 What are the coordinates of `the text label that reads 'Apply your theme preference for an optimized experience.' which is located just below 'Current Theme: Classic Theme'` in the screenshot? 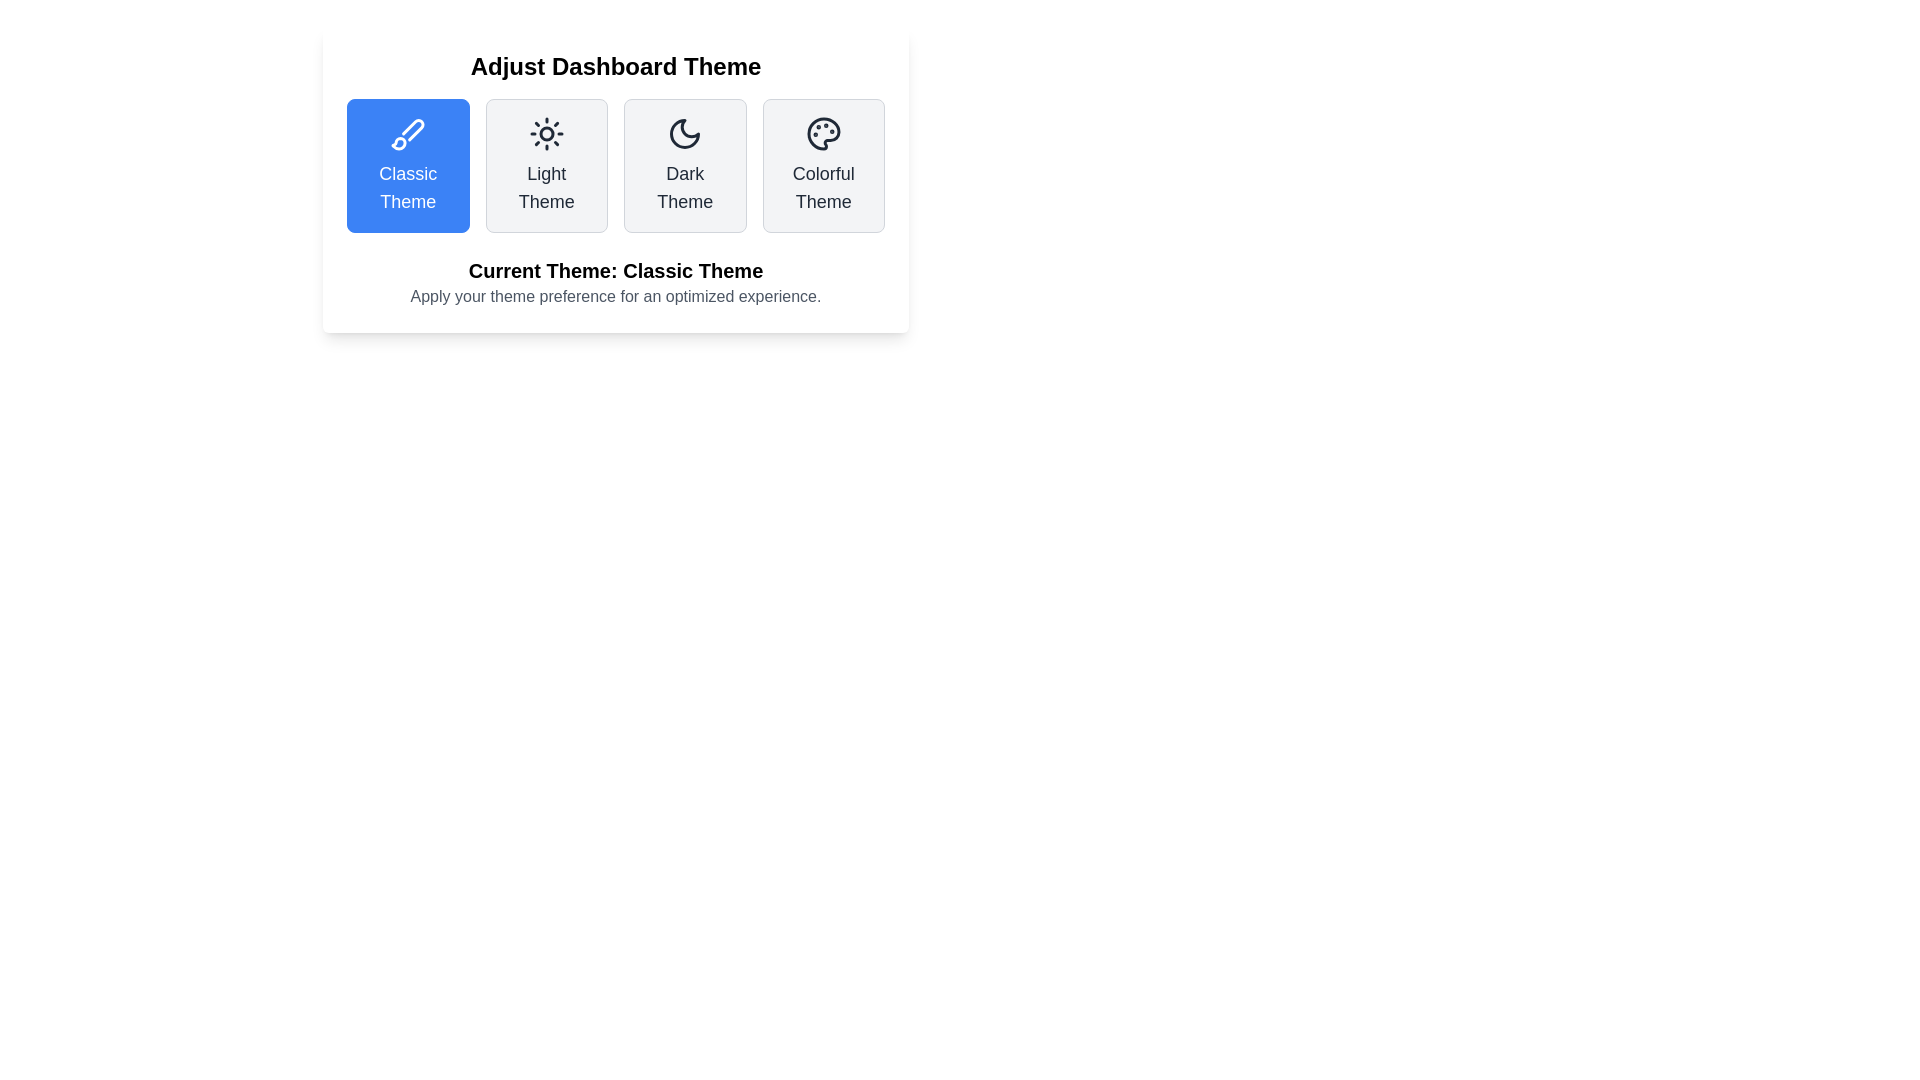 It's located at (614, 297).